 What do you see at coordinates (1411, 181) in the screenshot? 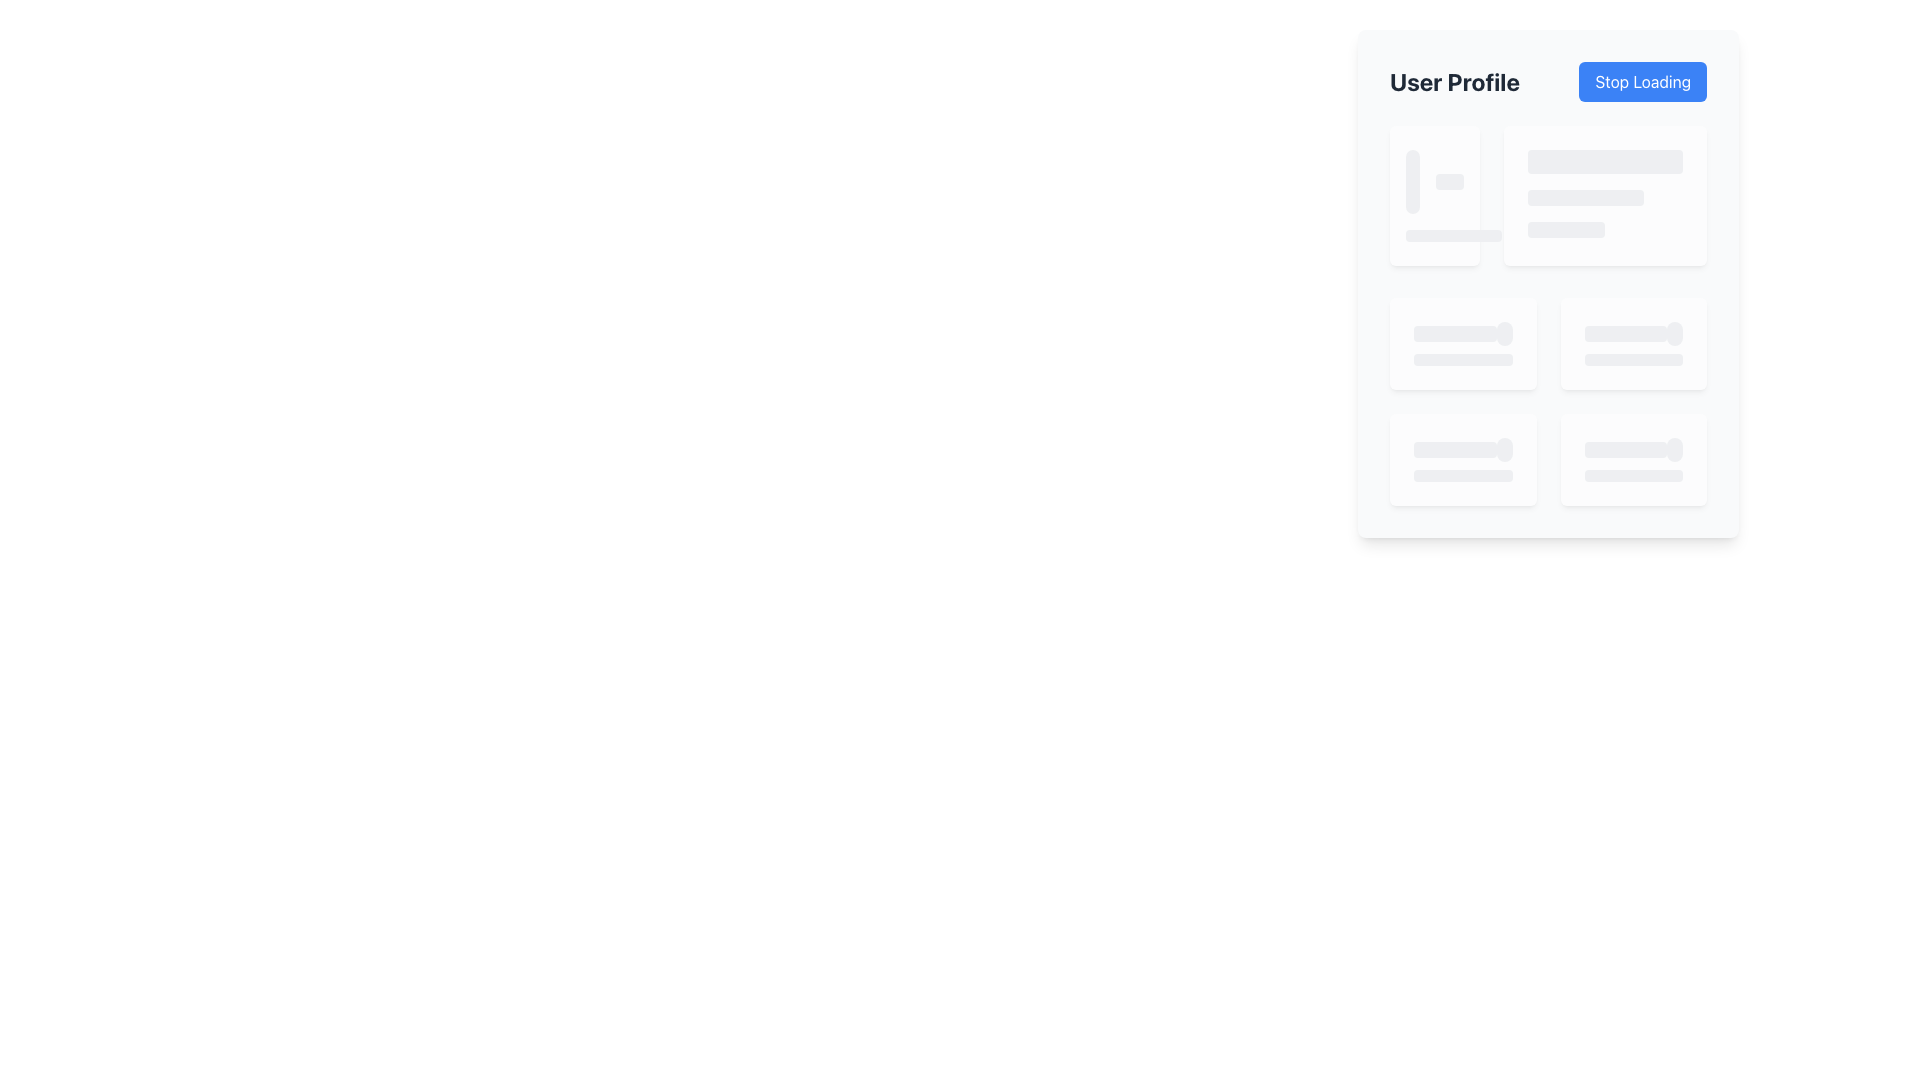
I see `the circular avatar placeholder located at the upper-left section of the 'User Profile' interface card` at bounding box center [1411, 181].